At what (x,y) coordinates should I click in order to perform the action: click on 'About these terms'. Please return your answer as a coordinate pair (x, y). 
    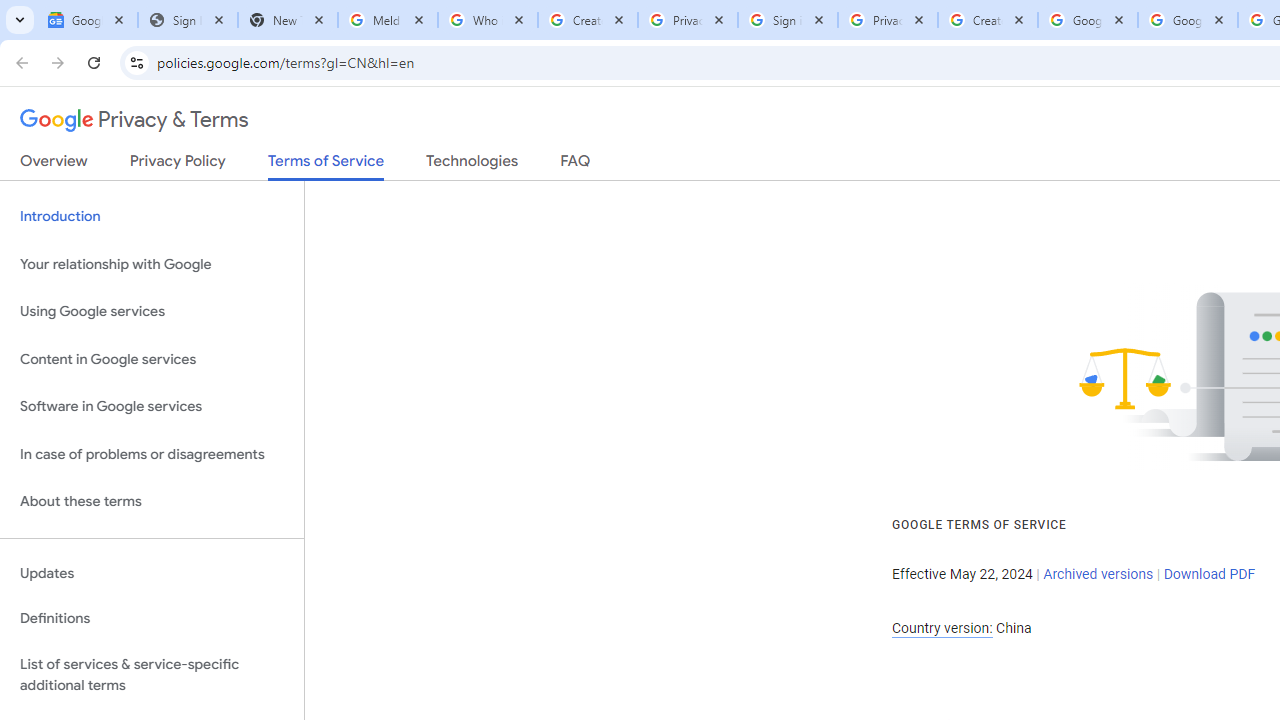
    Looking at the image, I should click on (151, 501).